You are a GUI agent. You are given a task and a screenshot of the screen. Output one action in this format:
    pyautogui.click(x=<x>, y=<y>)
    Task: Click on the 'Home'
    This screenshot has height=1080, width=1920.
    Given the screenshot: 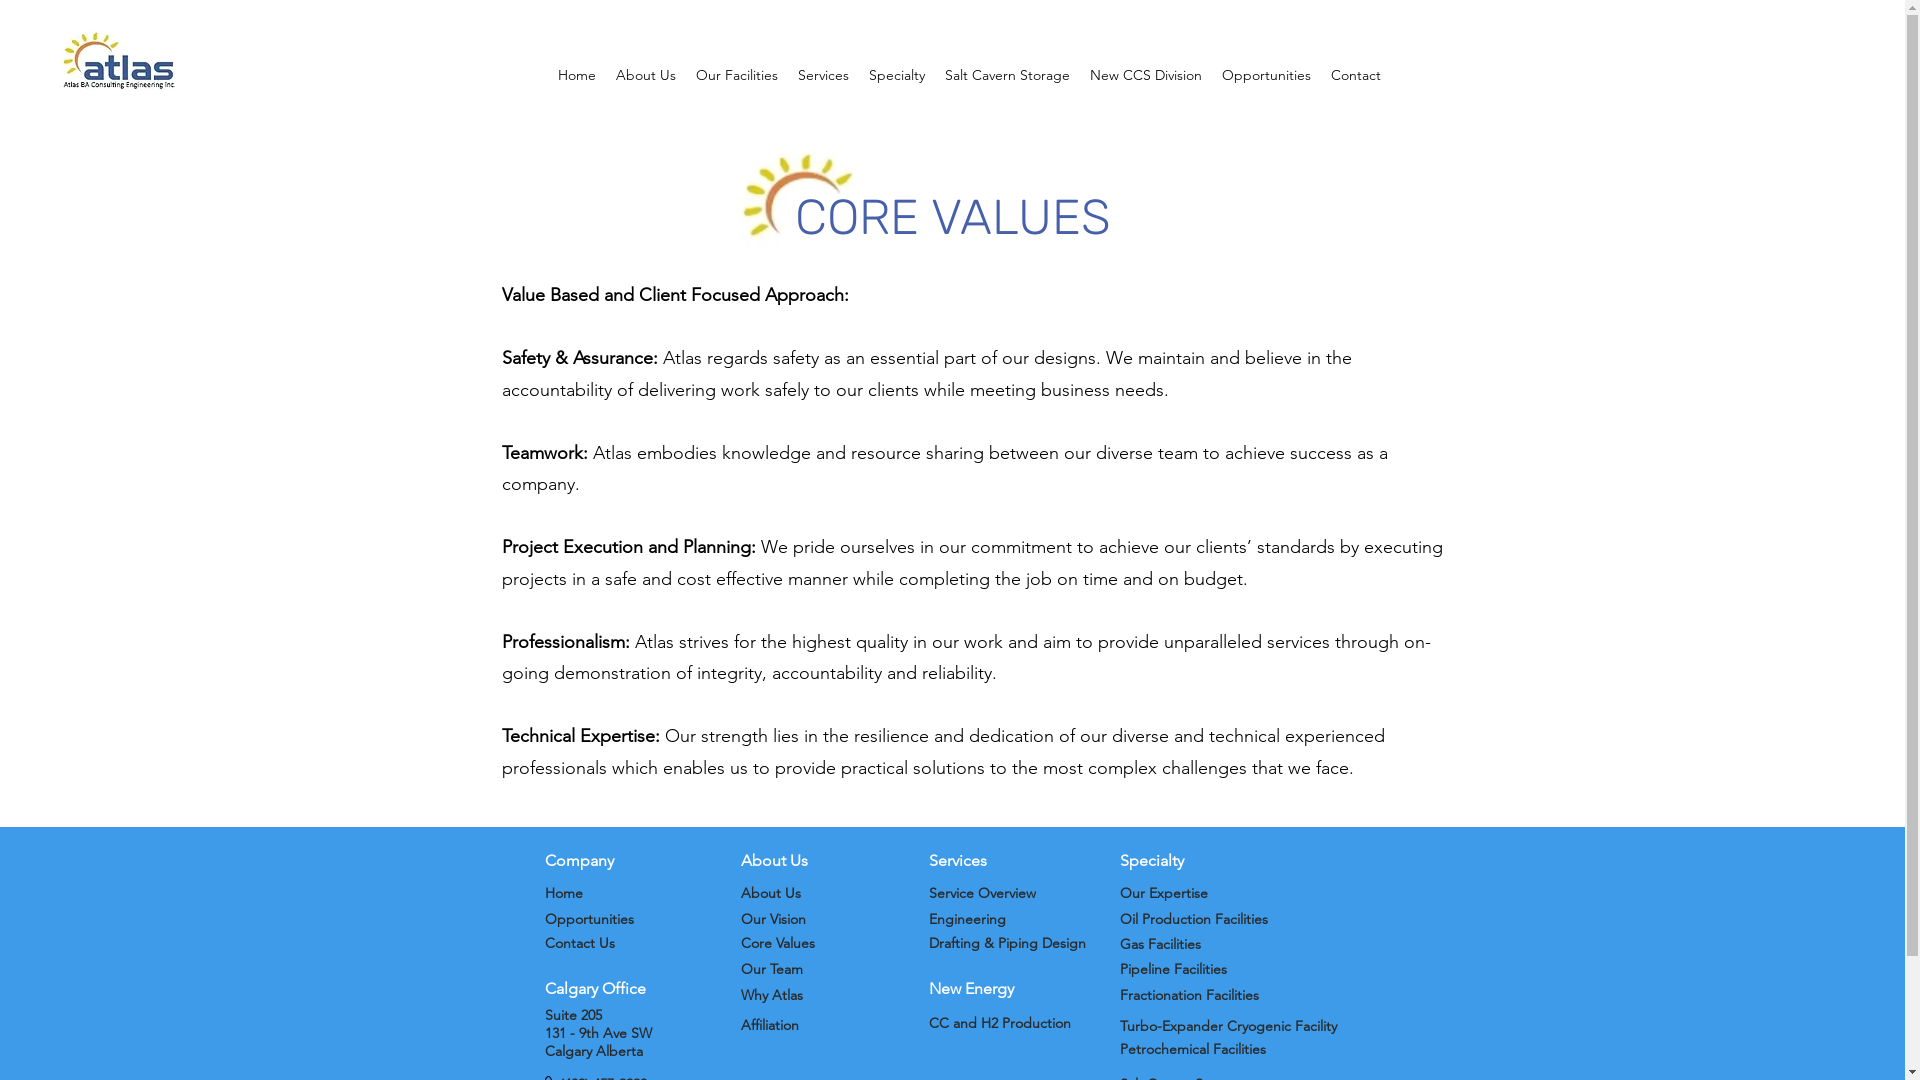 What is the action you would take?
    pyautogui.click(x=561, y=892)
    